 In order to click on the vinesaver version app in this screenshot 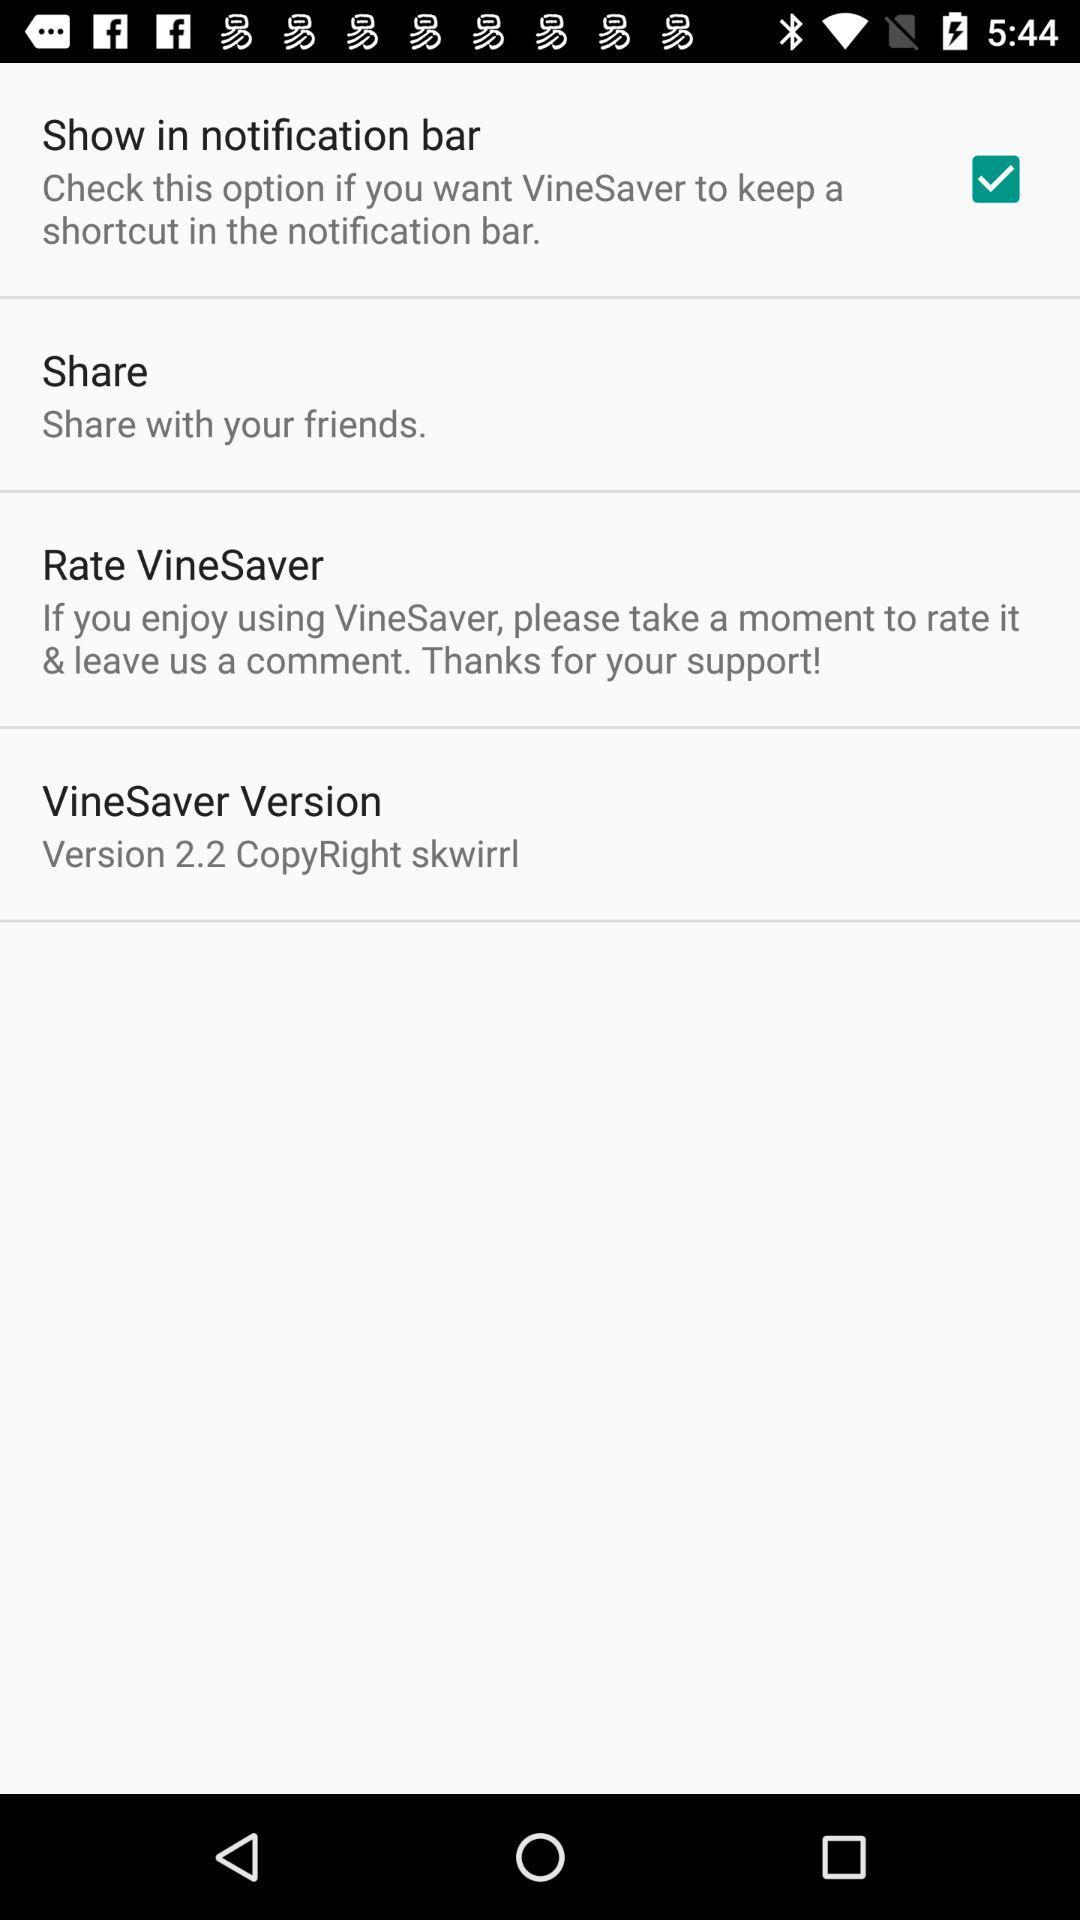, I will do `click(212, 798)`.